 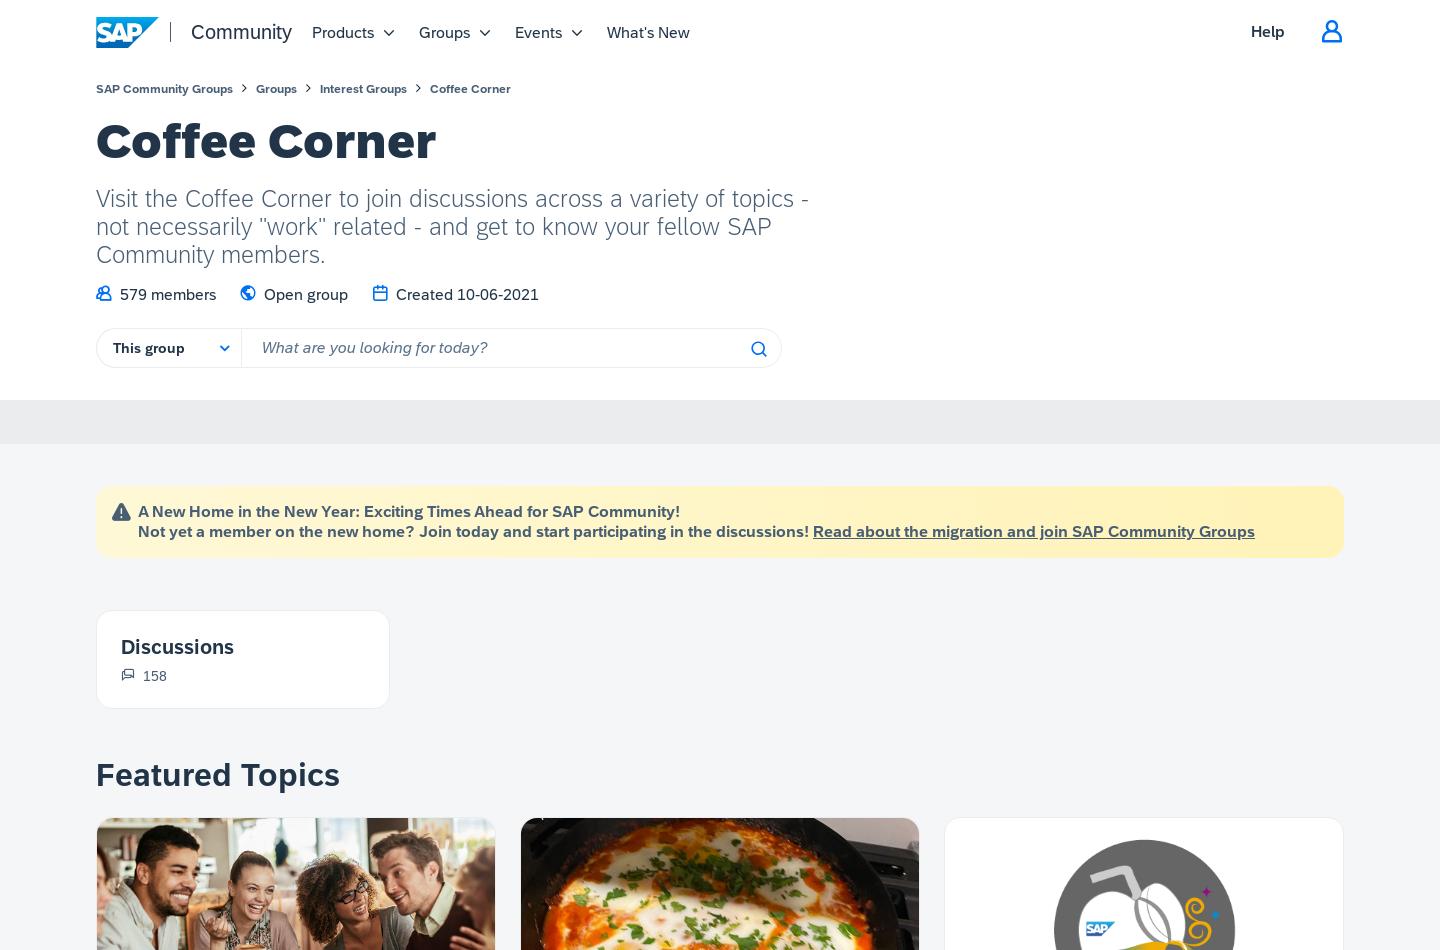 I want to click on 'Interest Groups', so click(x=319, y=89).